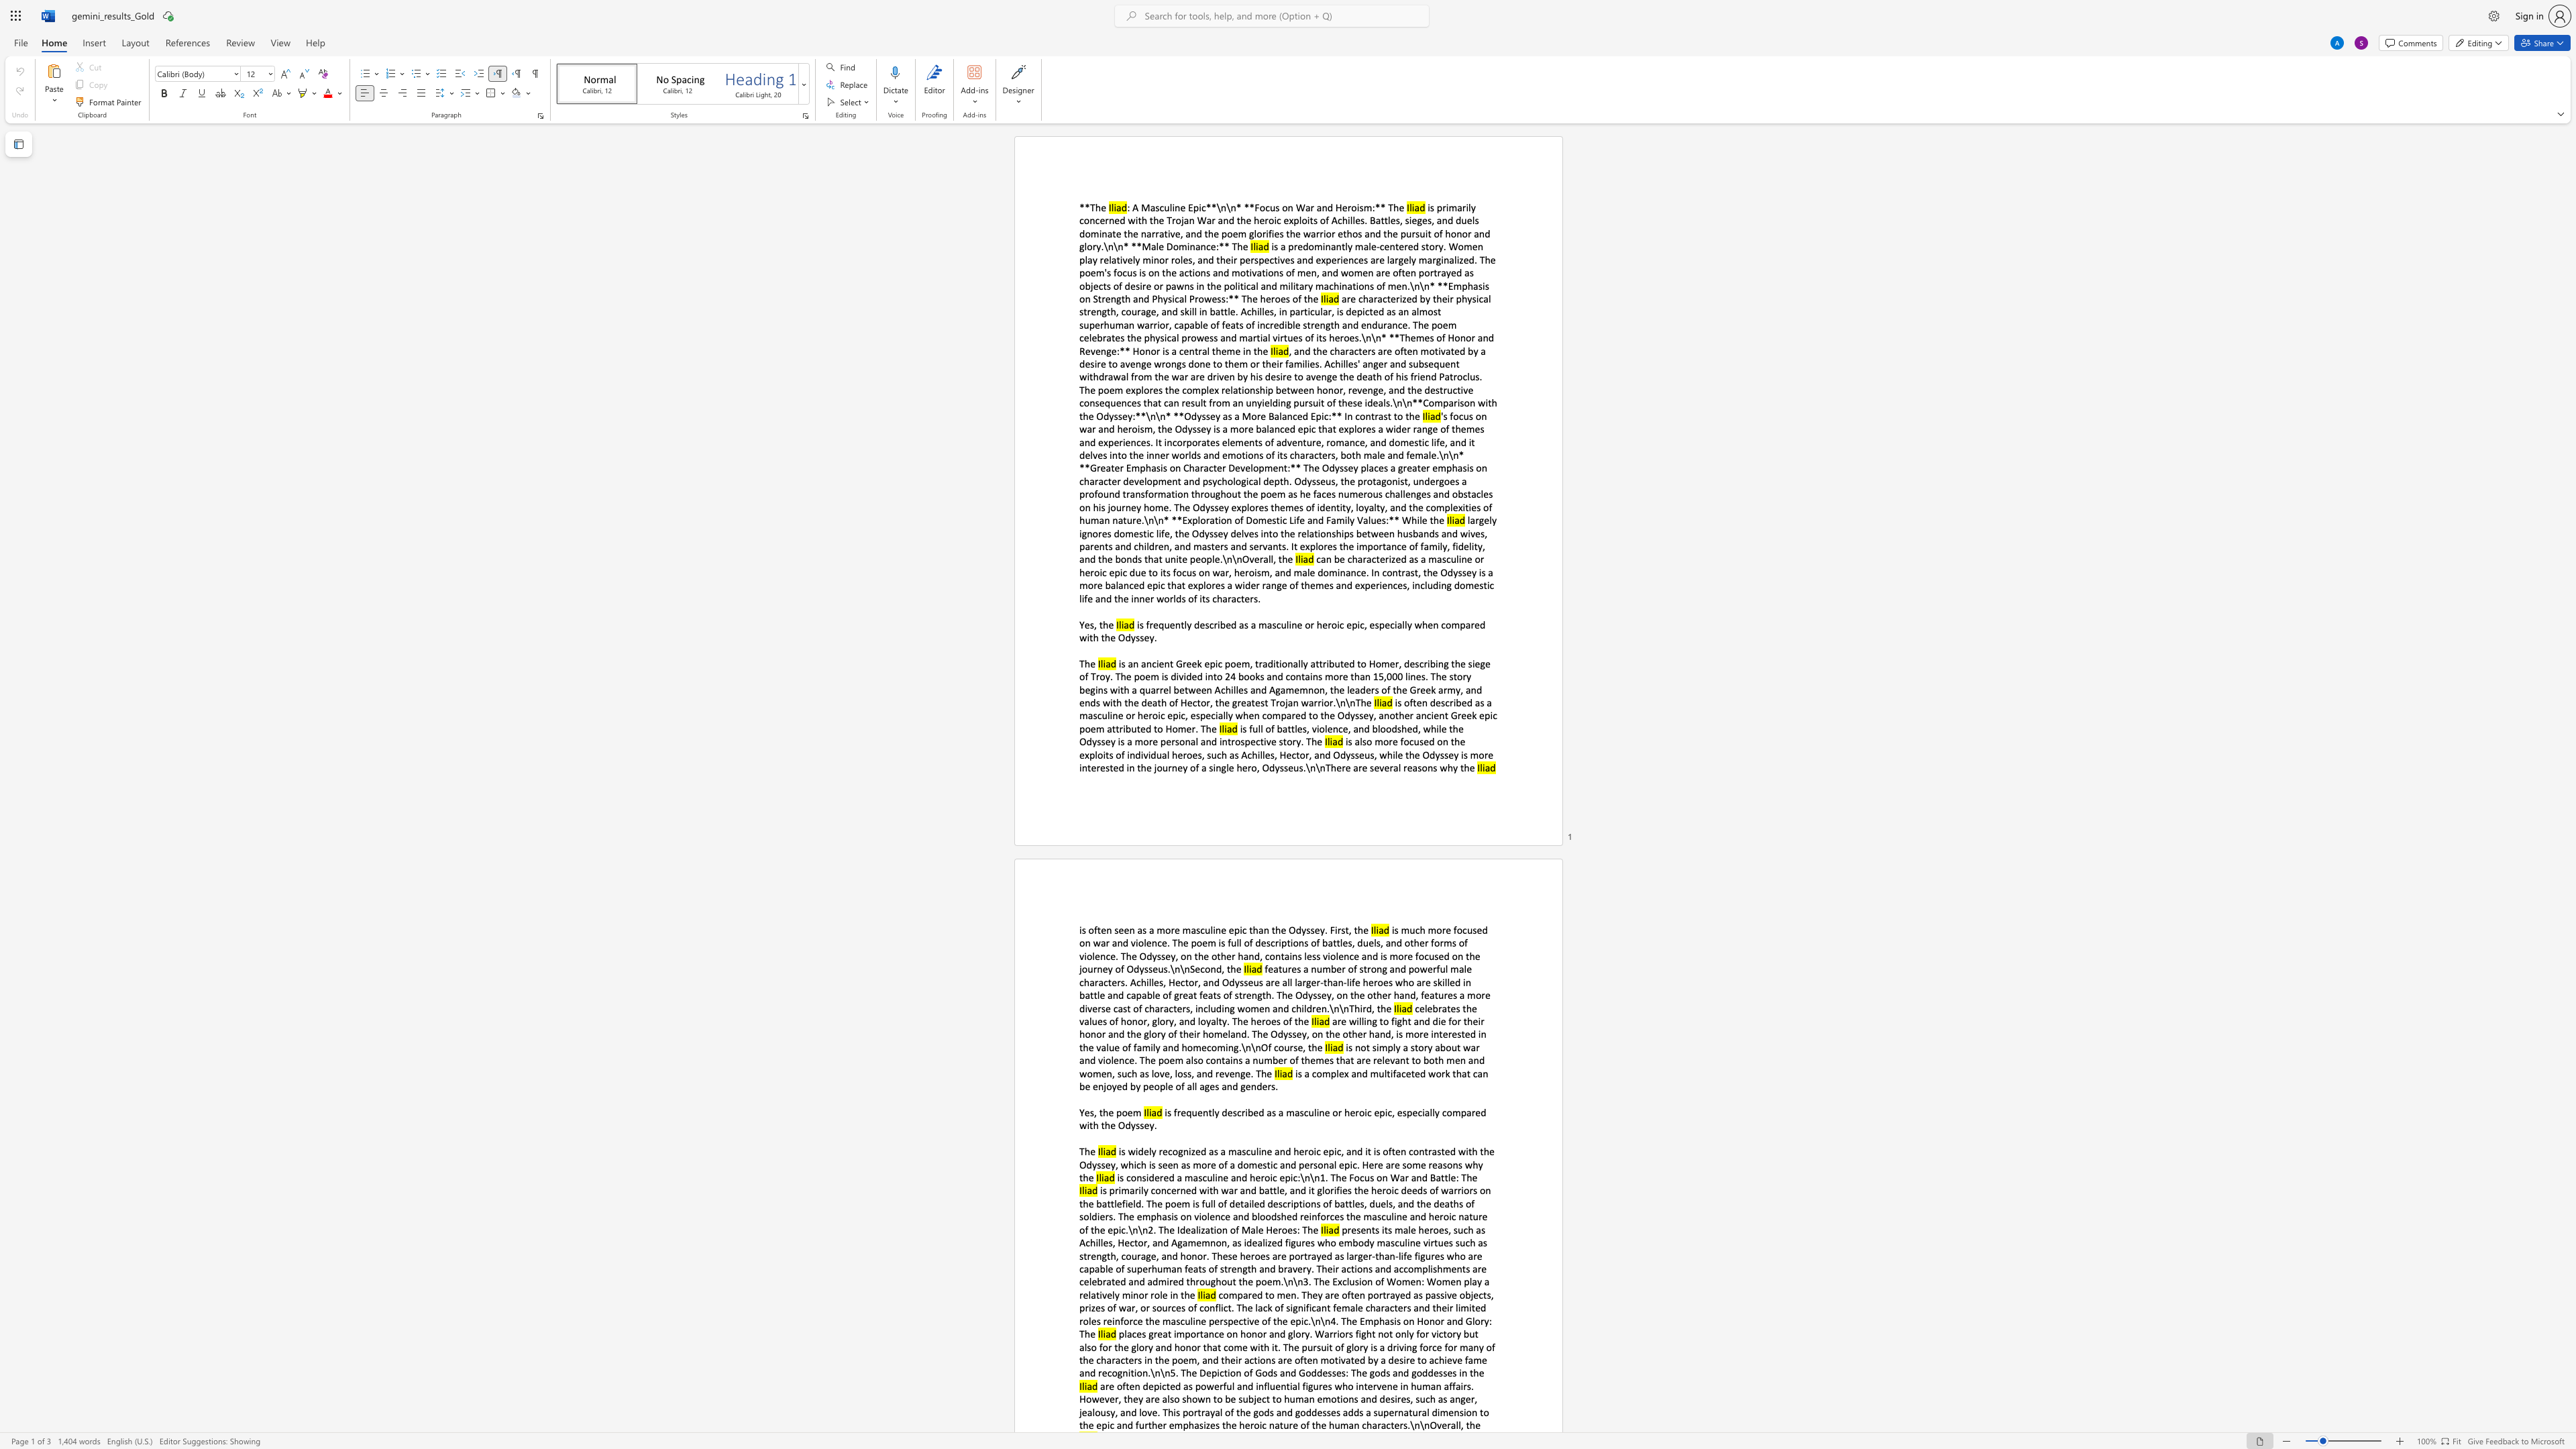 This screenshot has width=2576, height=1449. I want to click on the subset text "yal" within the text "celebrates the values of honor, glory, and loyalty. The heroes of the", so click(1205, 1020).